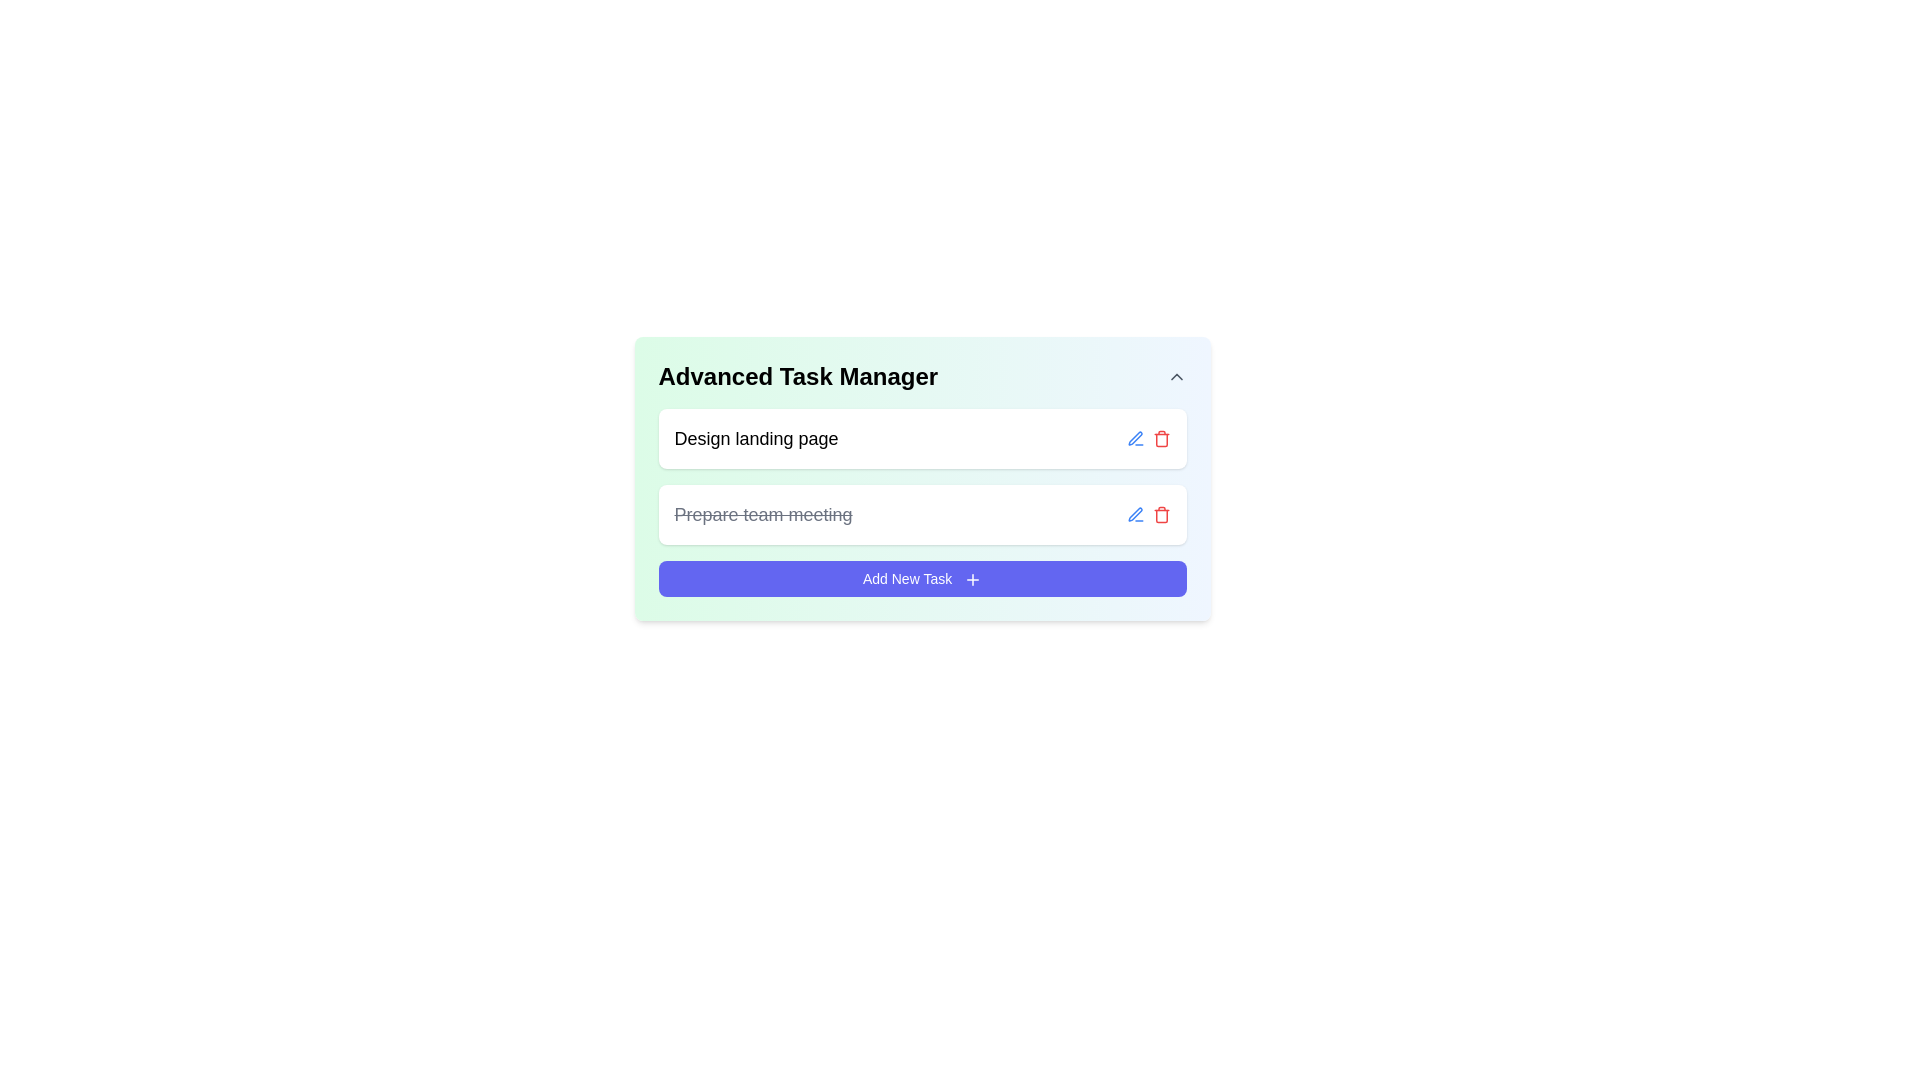  Describe the element at coordinates (755, 438) in the screenshot. I see `text from the label element displaying 'Design landing page', which is the first item in the task list of the task management interface` at that location.